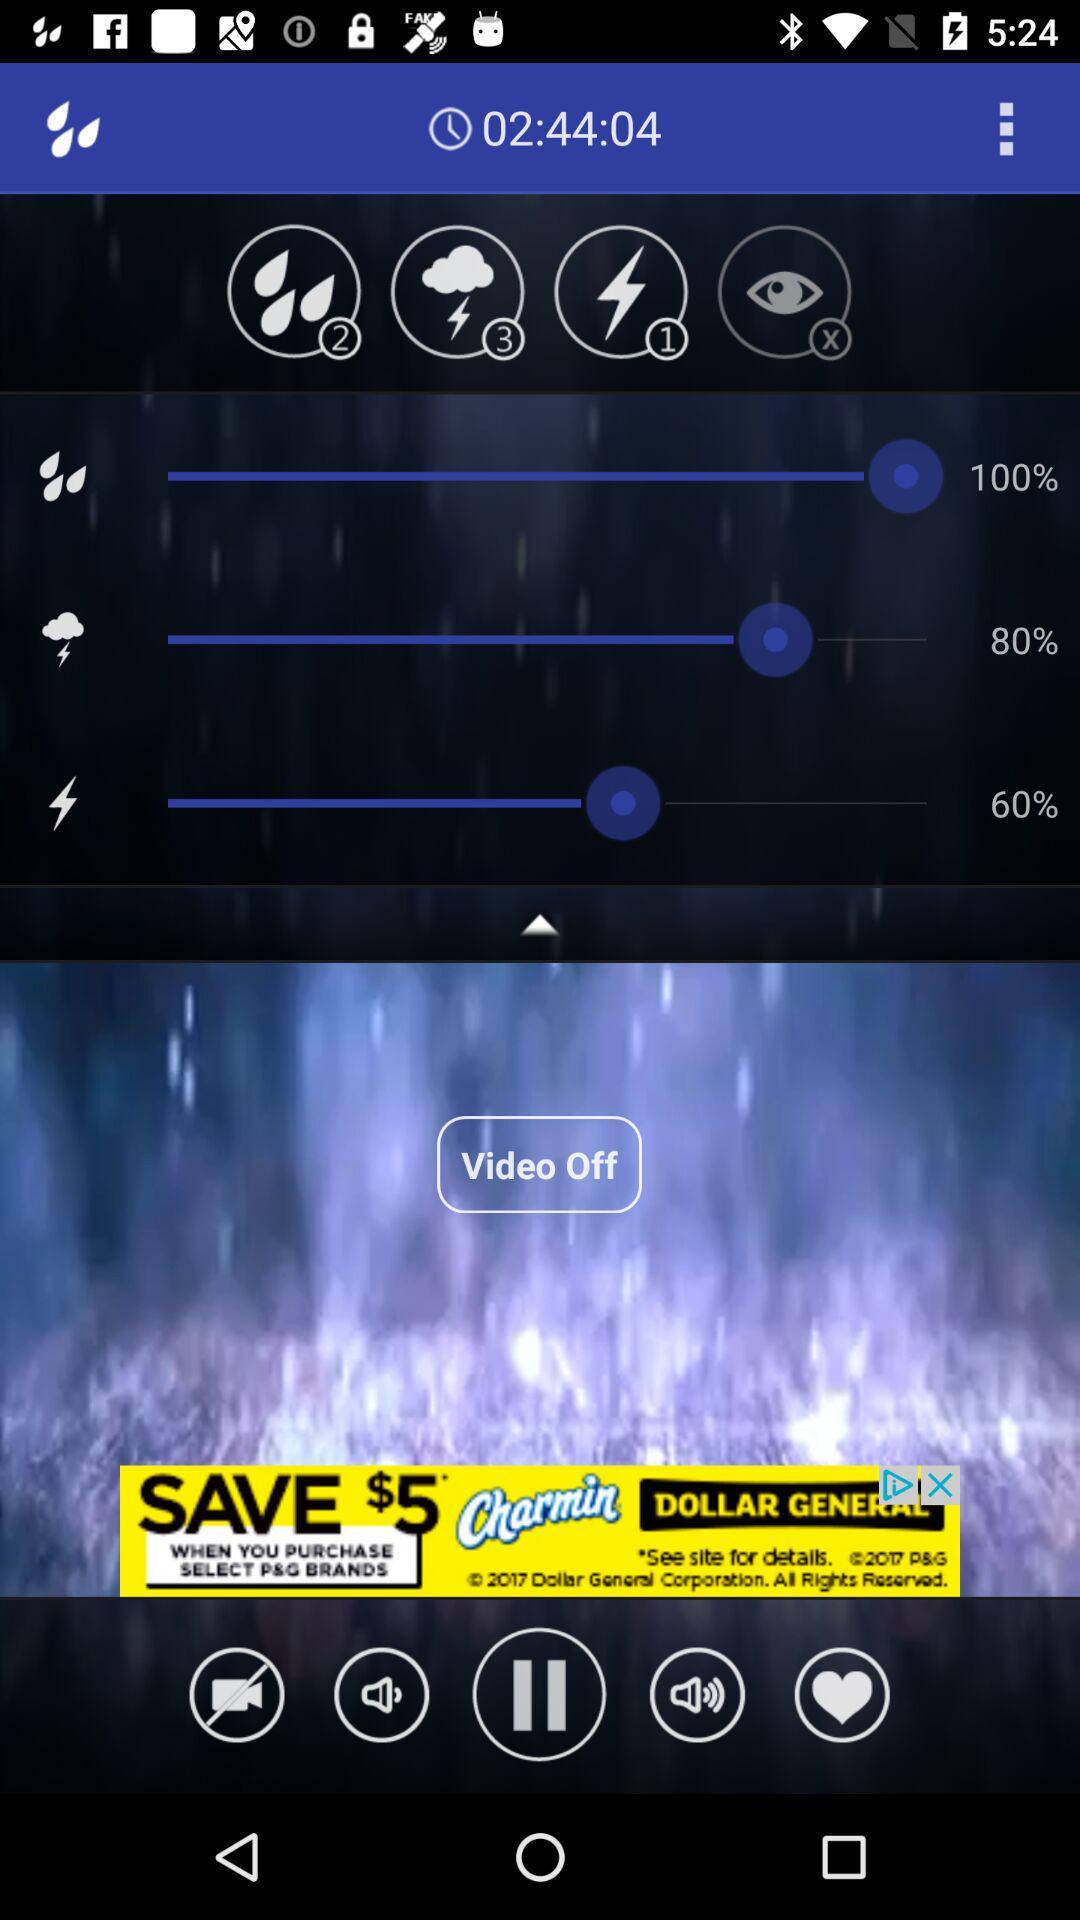  I want to click on the visibility icon, so click(783, 291).